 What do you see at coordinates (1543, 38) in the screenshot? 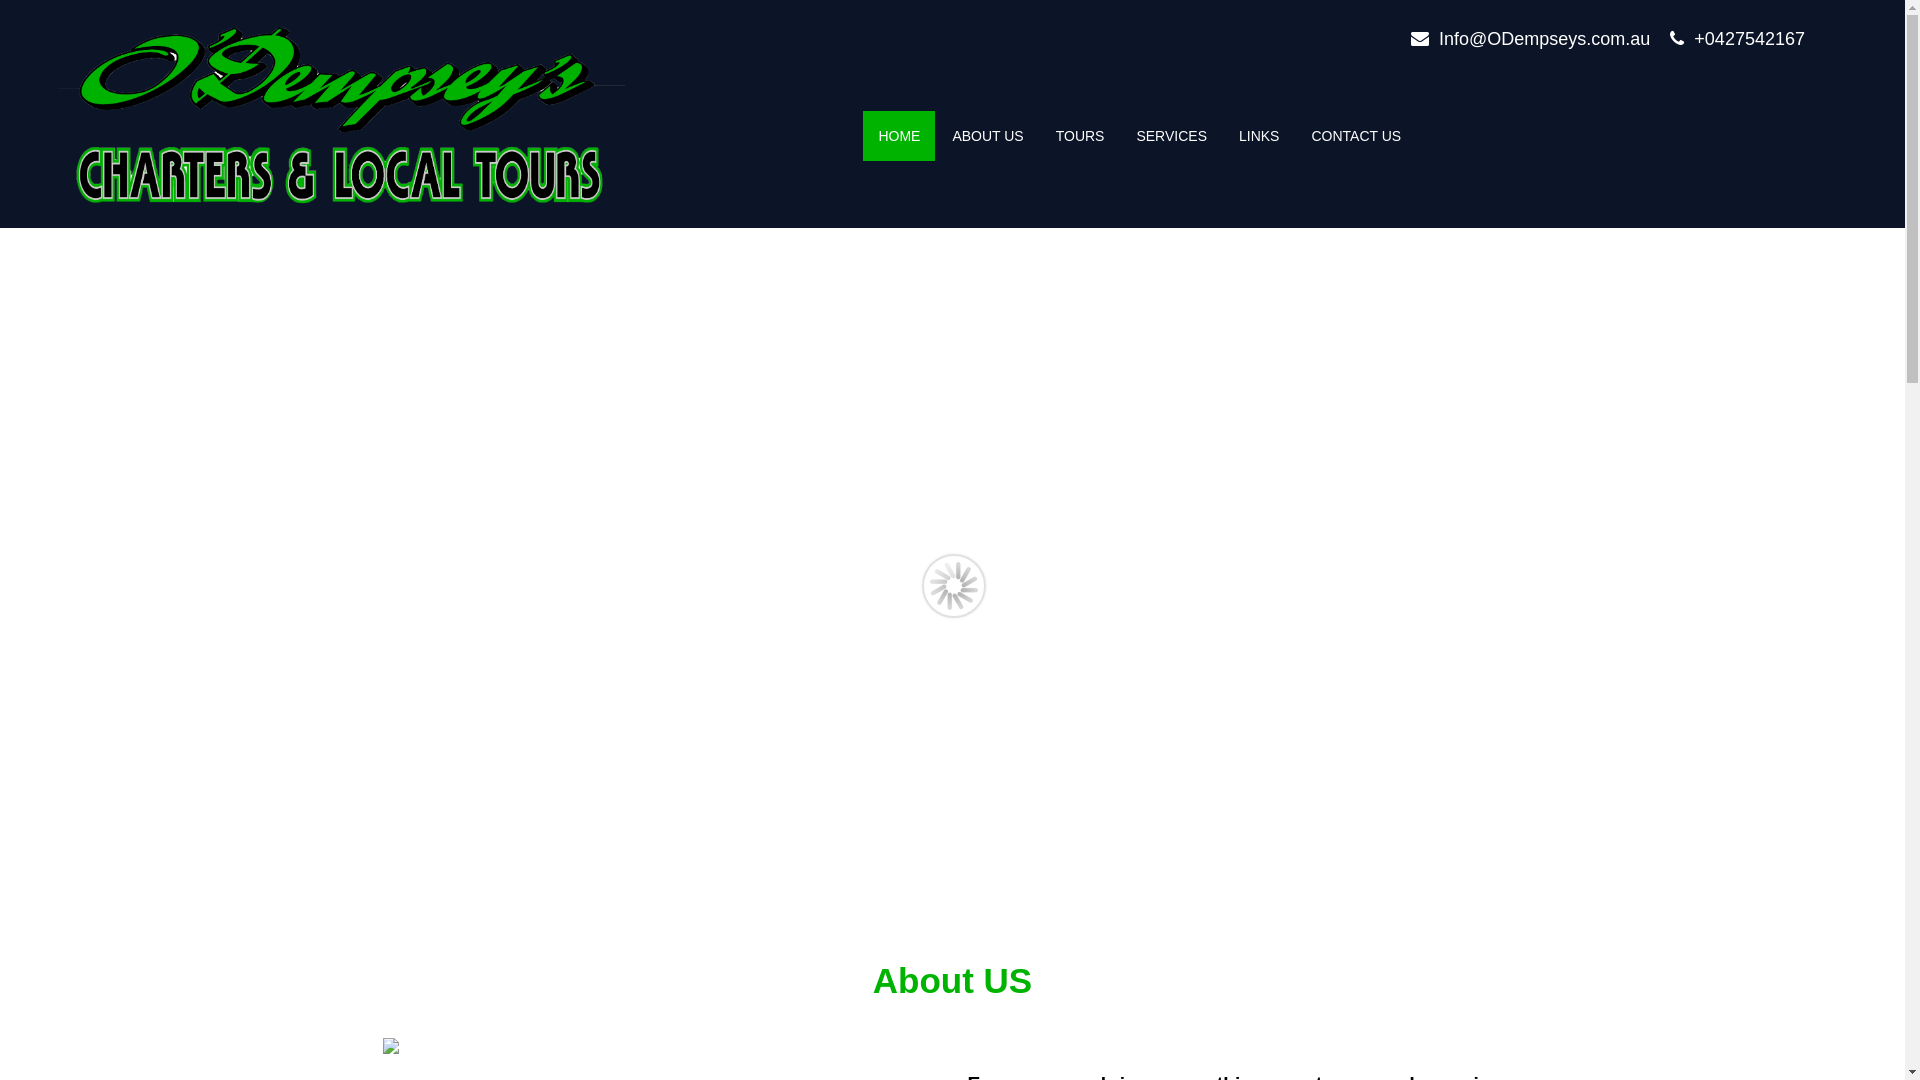
I see `'Info@ODempseys.com.au'` at bounding box center [1543, 38].